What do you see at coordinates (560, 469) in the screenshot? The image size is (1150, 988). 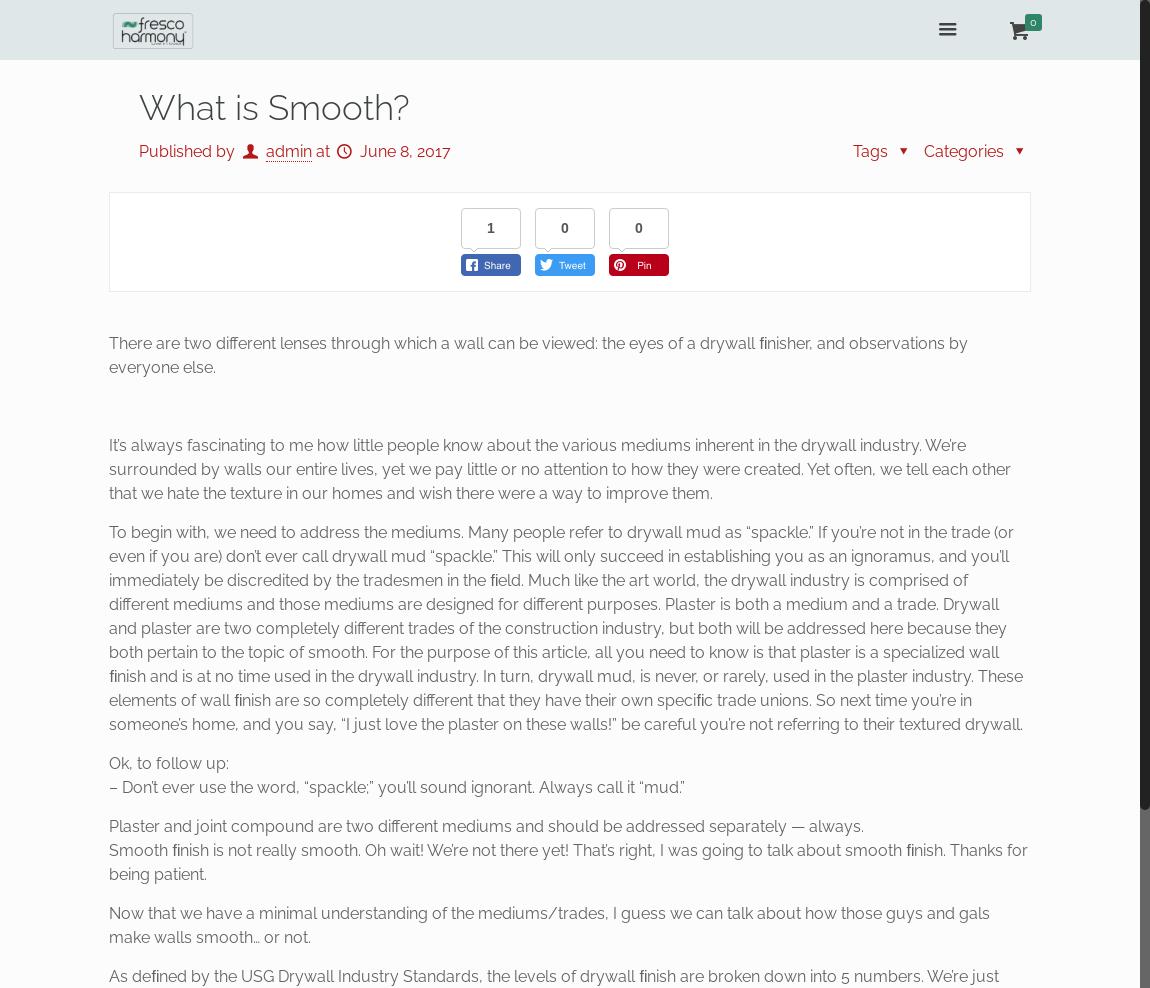 I see `'It’s always fascinating to me how little people know about the various mediums inherent in the drywall industry. We’re surrounded by walls our entire lives, yet we pay little or no attention to how they were created. Yet often, we tell each other that we hate the texture in our homes and wish there were a way to improve them.'` at bounding box center [560, 469].